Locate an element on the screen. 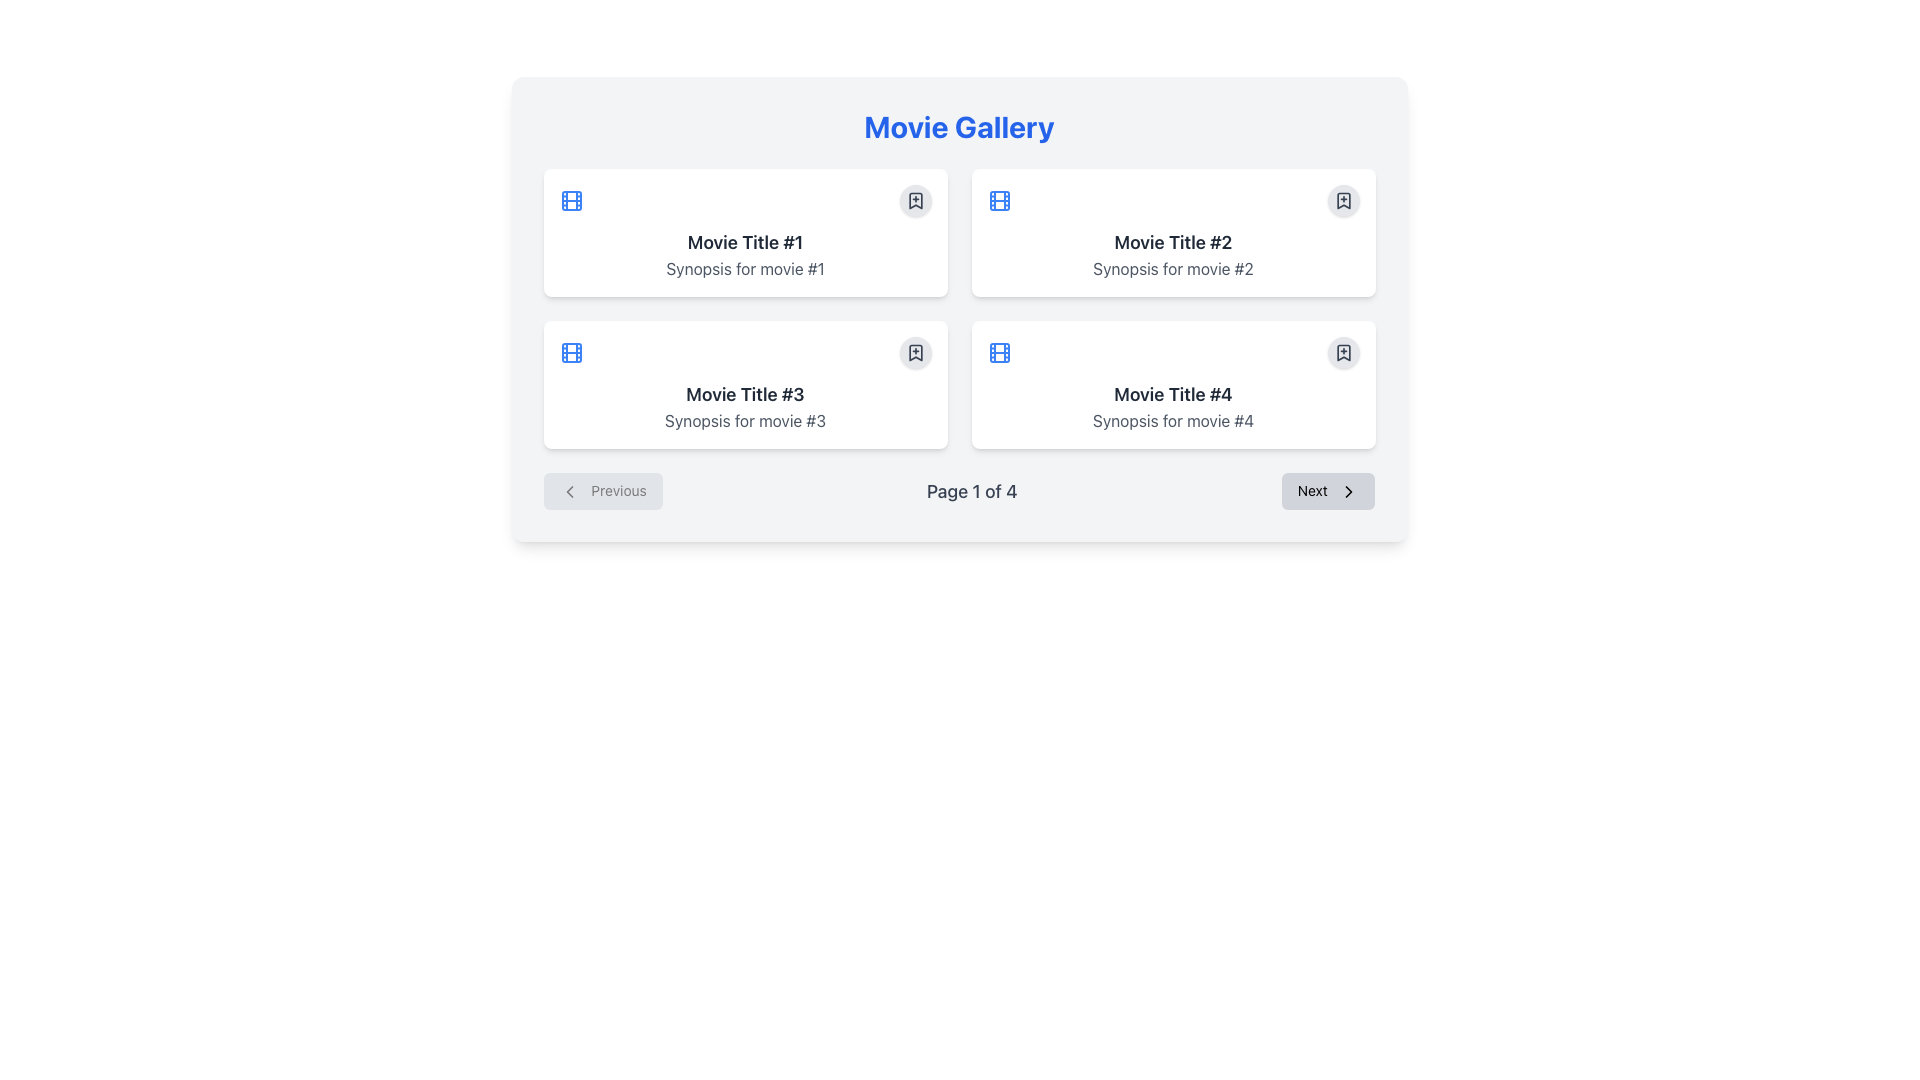 Image resolution: width=1920 pixels, height=1080 pixels. the text label located below the title 'Movie Title #3' in the fourth card of a 2x2 grid layout is located at coordinates (744, 419).